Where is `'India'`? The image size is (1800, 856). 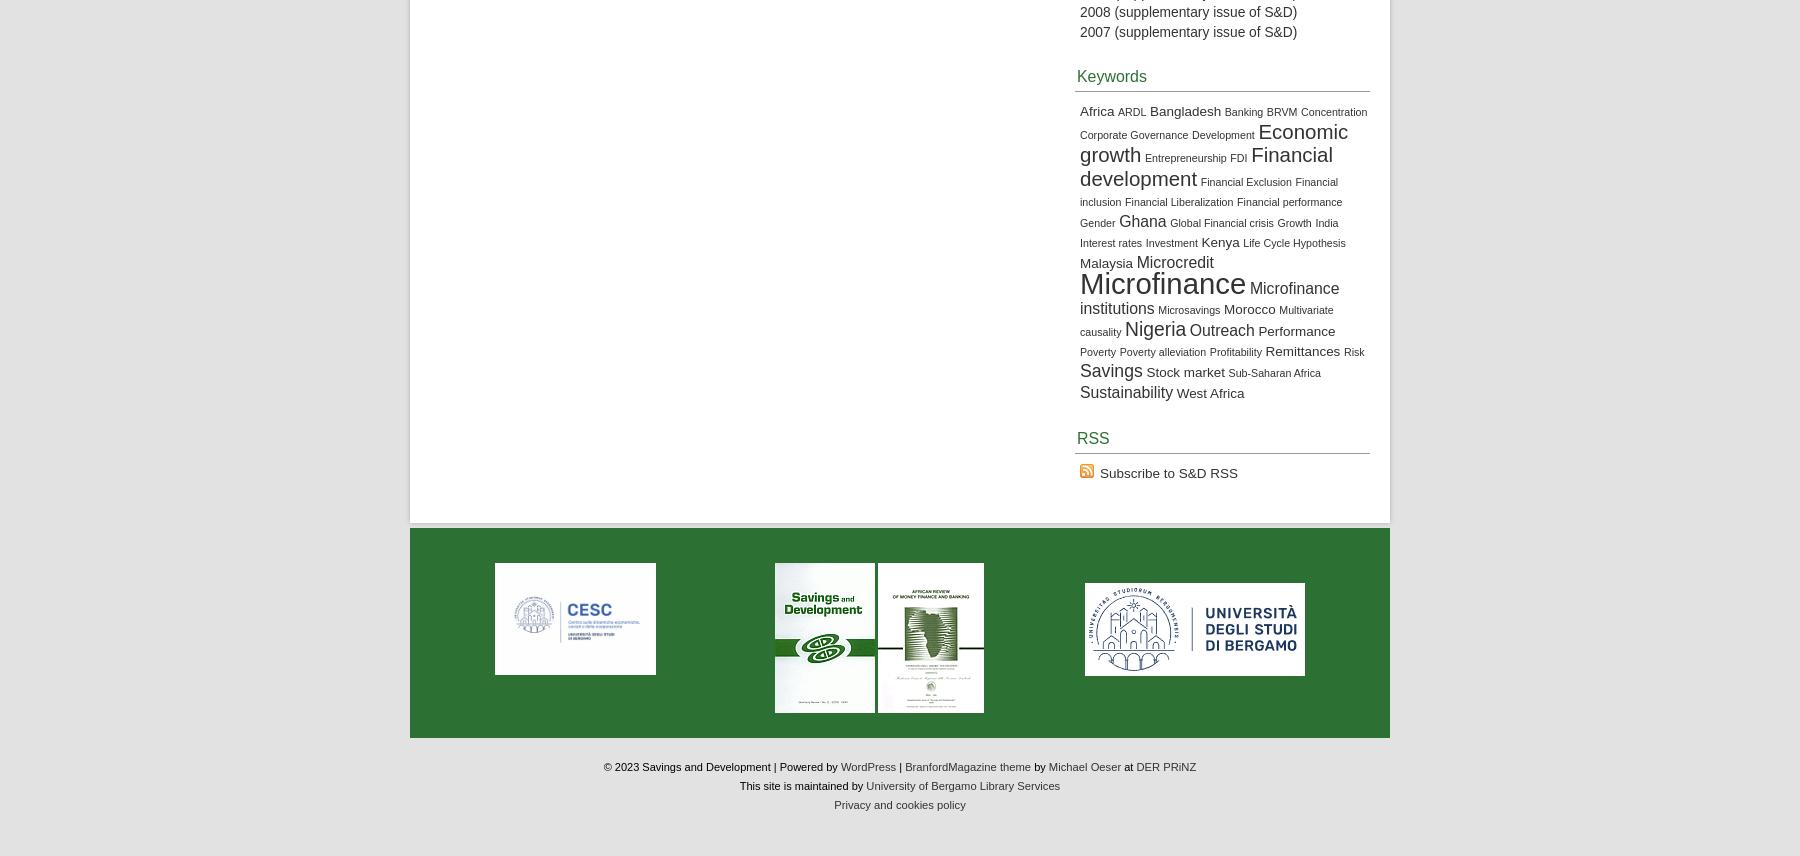
'India' is located at coordinates (1315, 221).